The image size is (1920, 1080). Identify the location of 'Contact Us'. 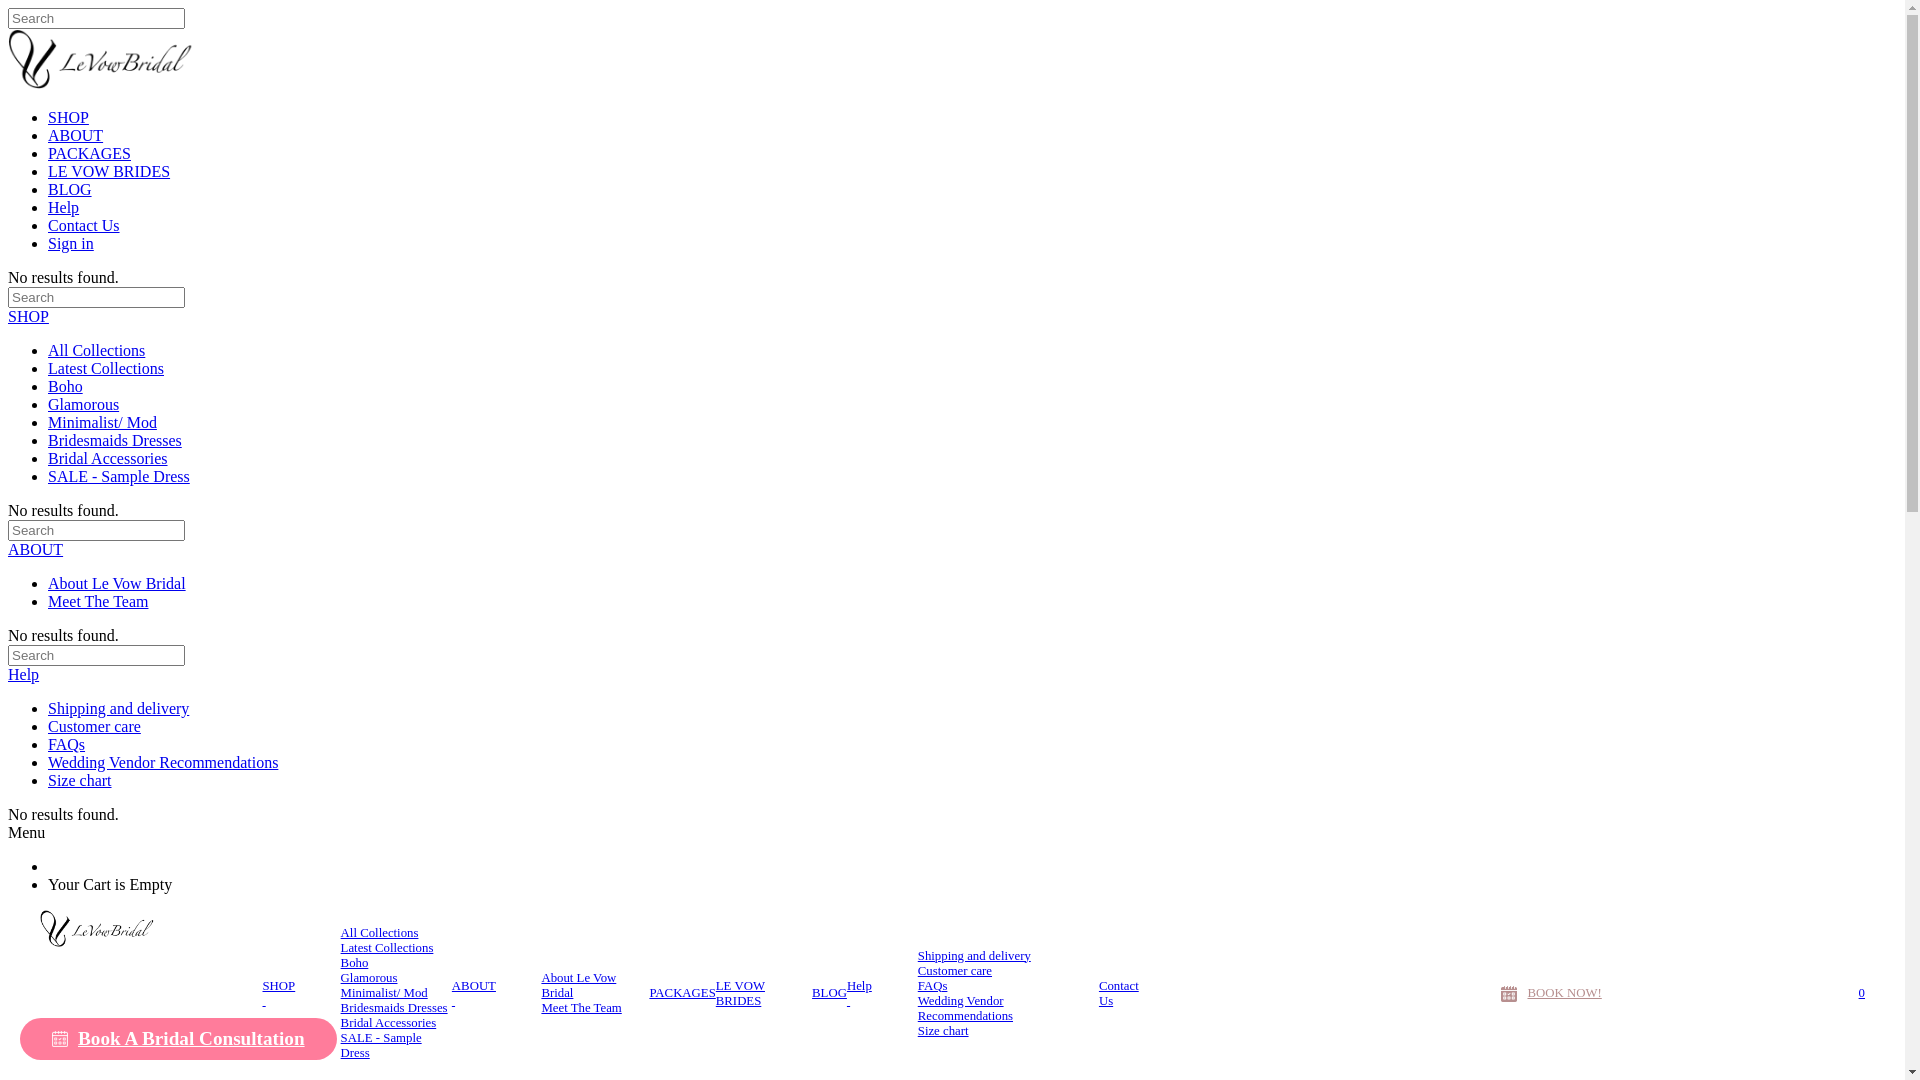
(82, 225).